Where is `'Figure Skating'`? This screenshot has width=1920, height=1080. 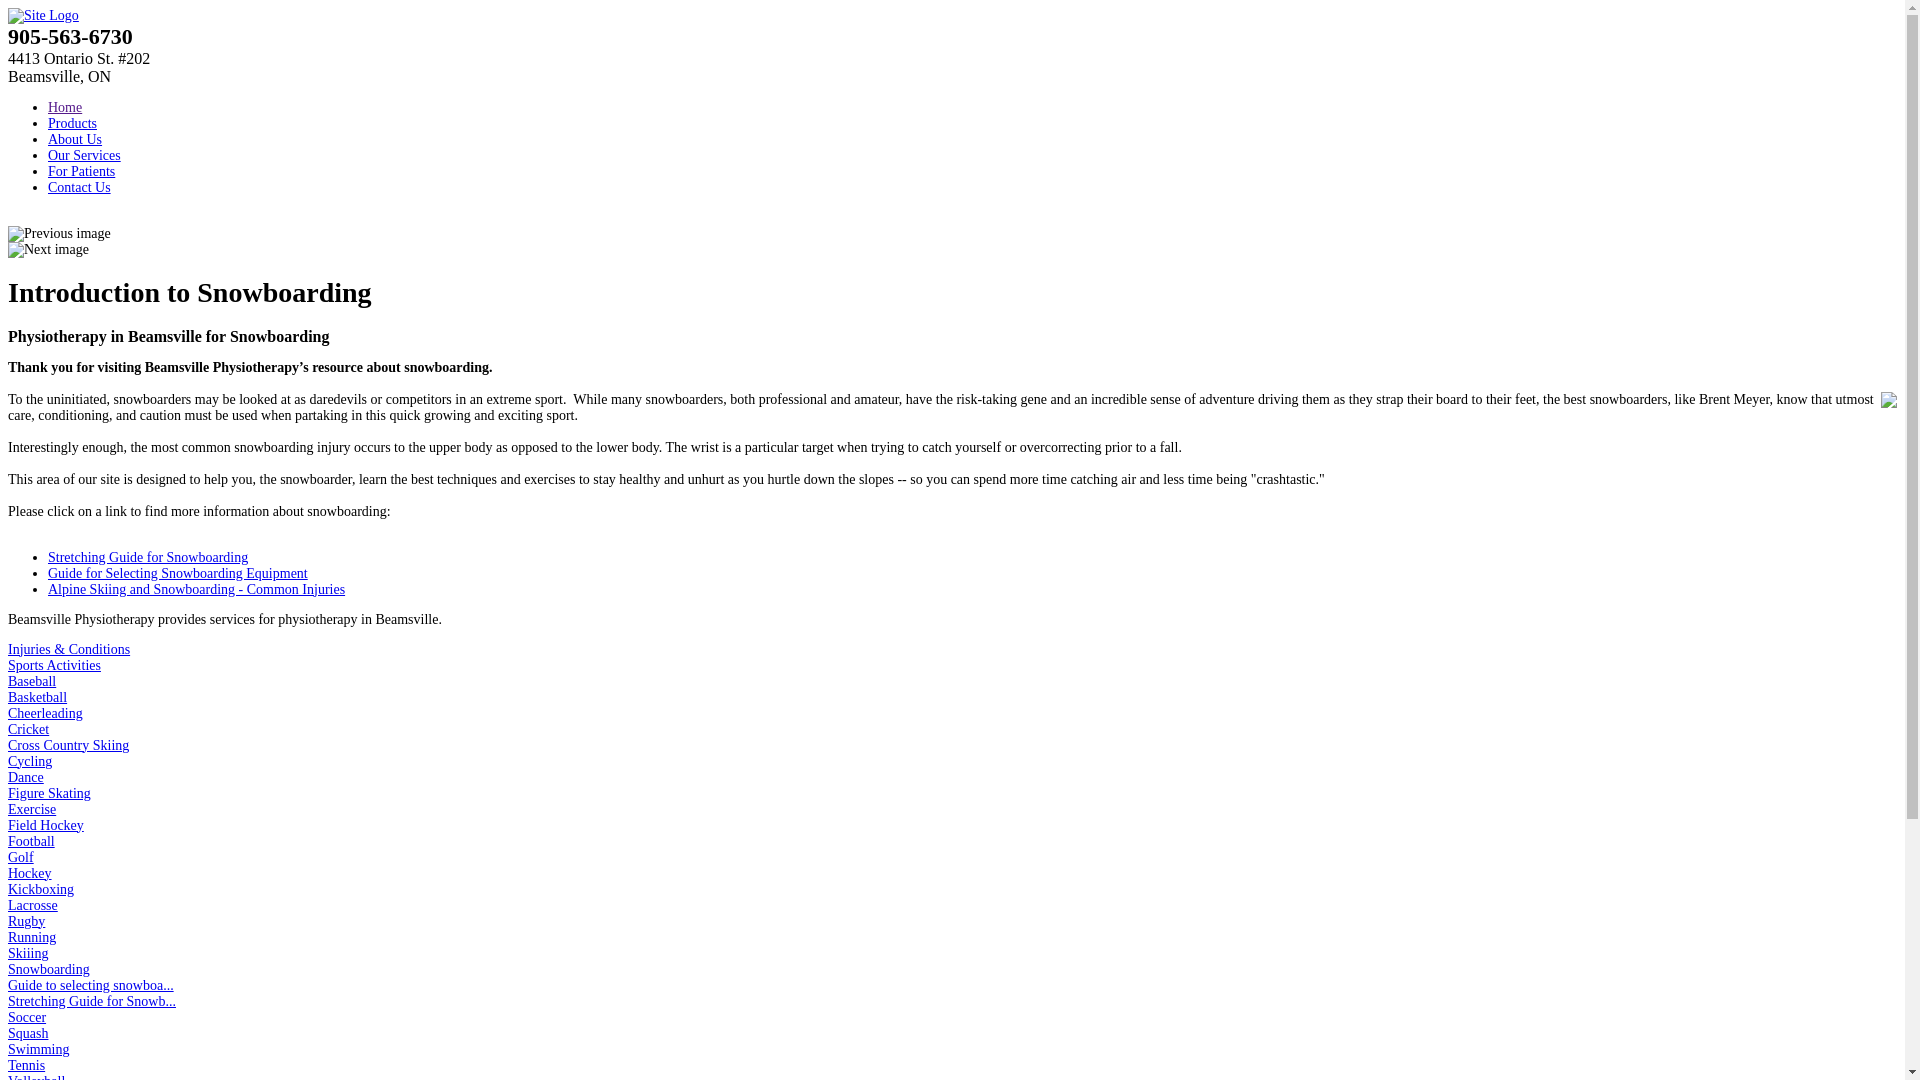 'Figure Skating' is located at coordinates (8, 792).